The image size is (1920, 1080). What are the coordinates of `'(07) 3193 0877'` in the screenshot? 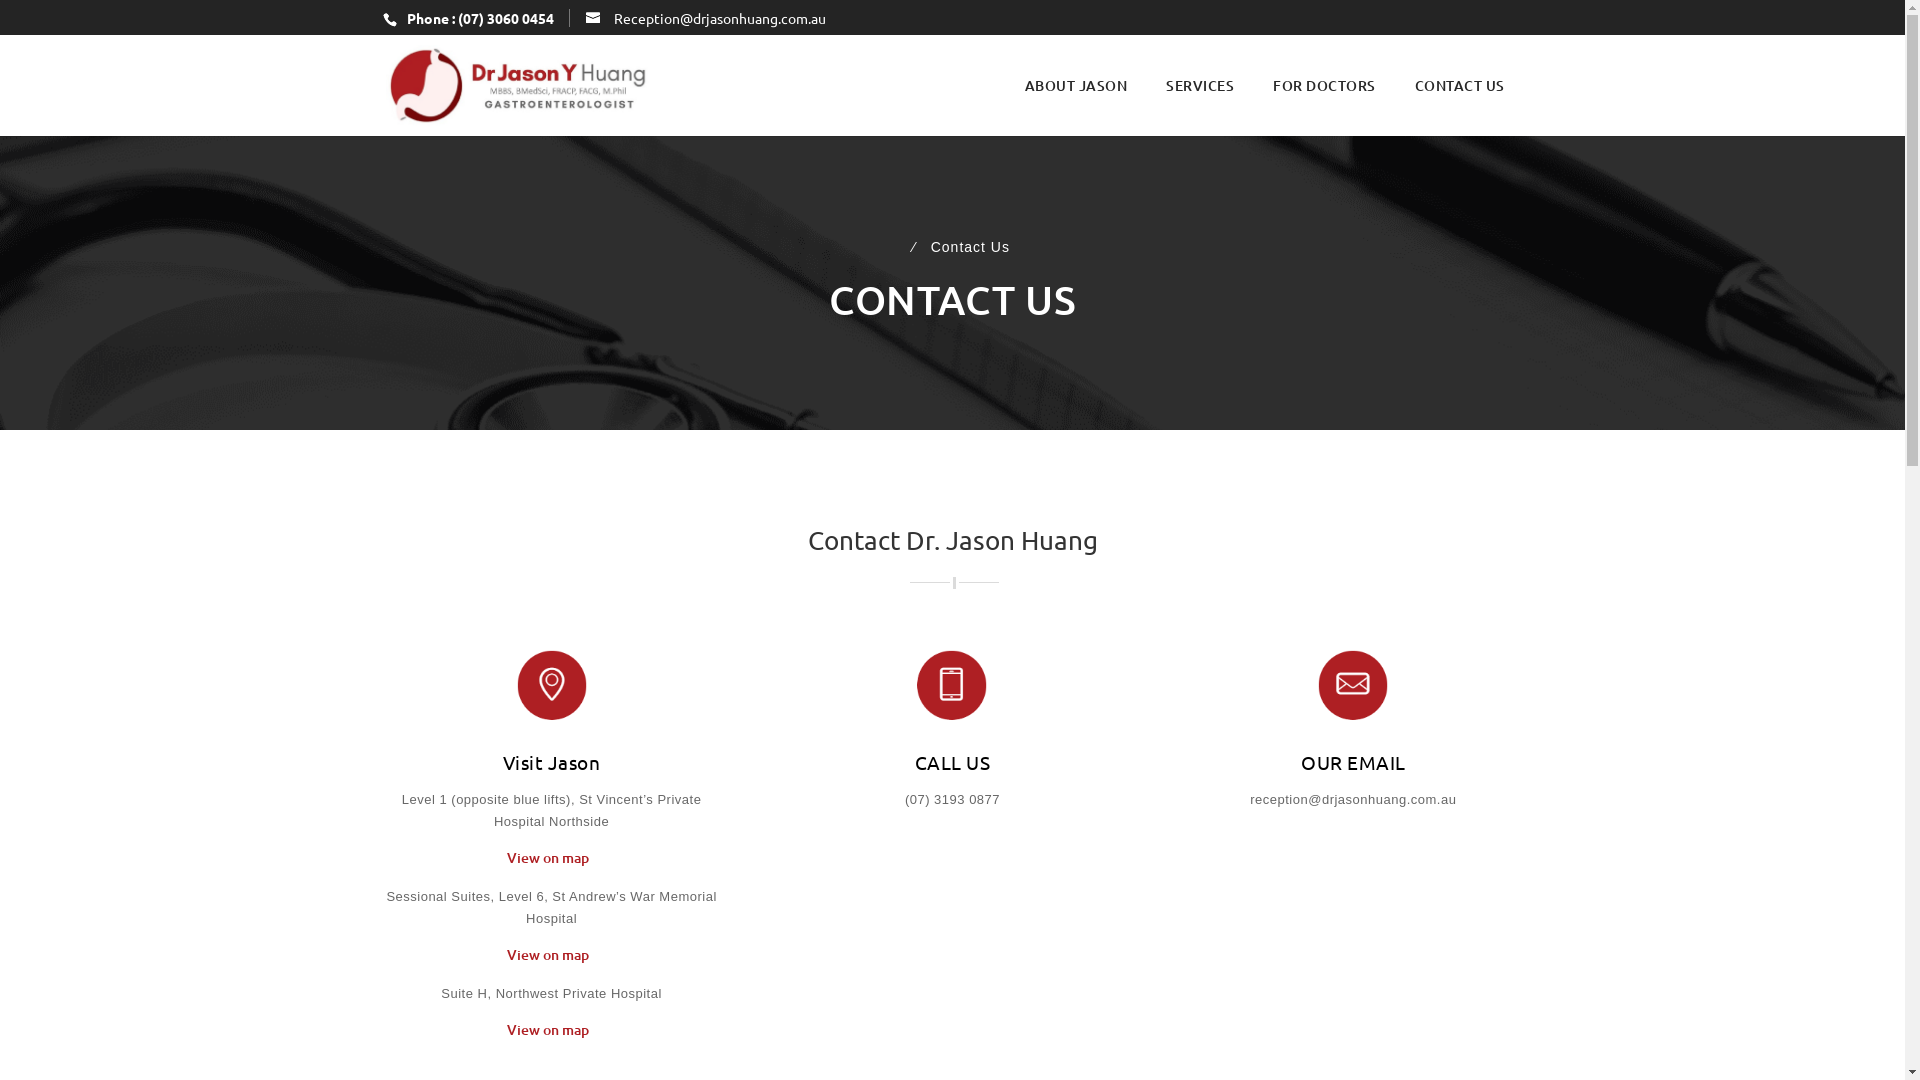 It's located at (951, 798).